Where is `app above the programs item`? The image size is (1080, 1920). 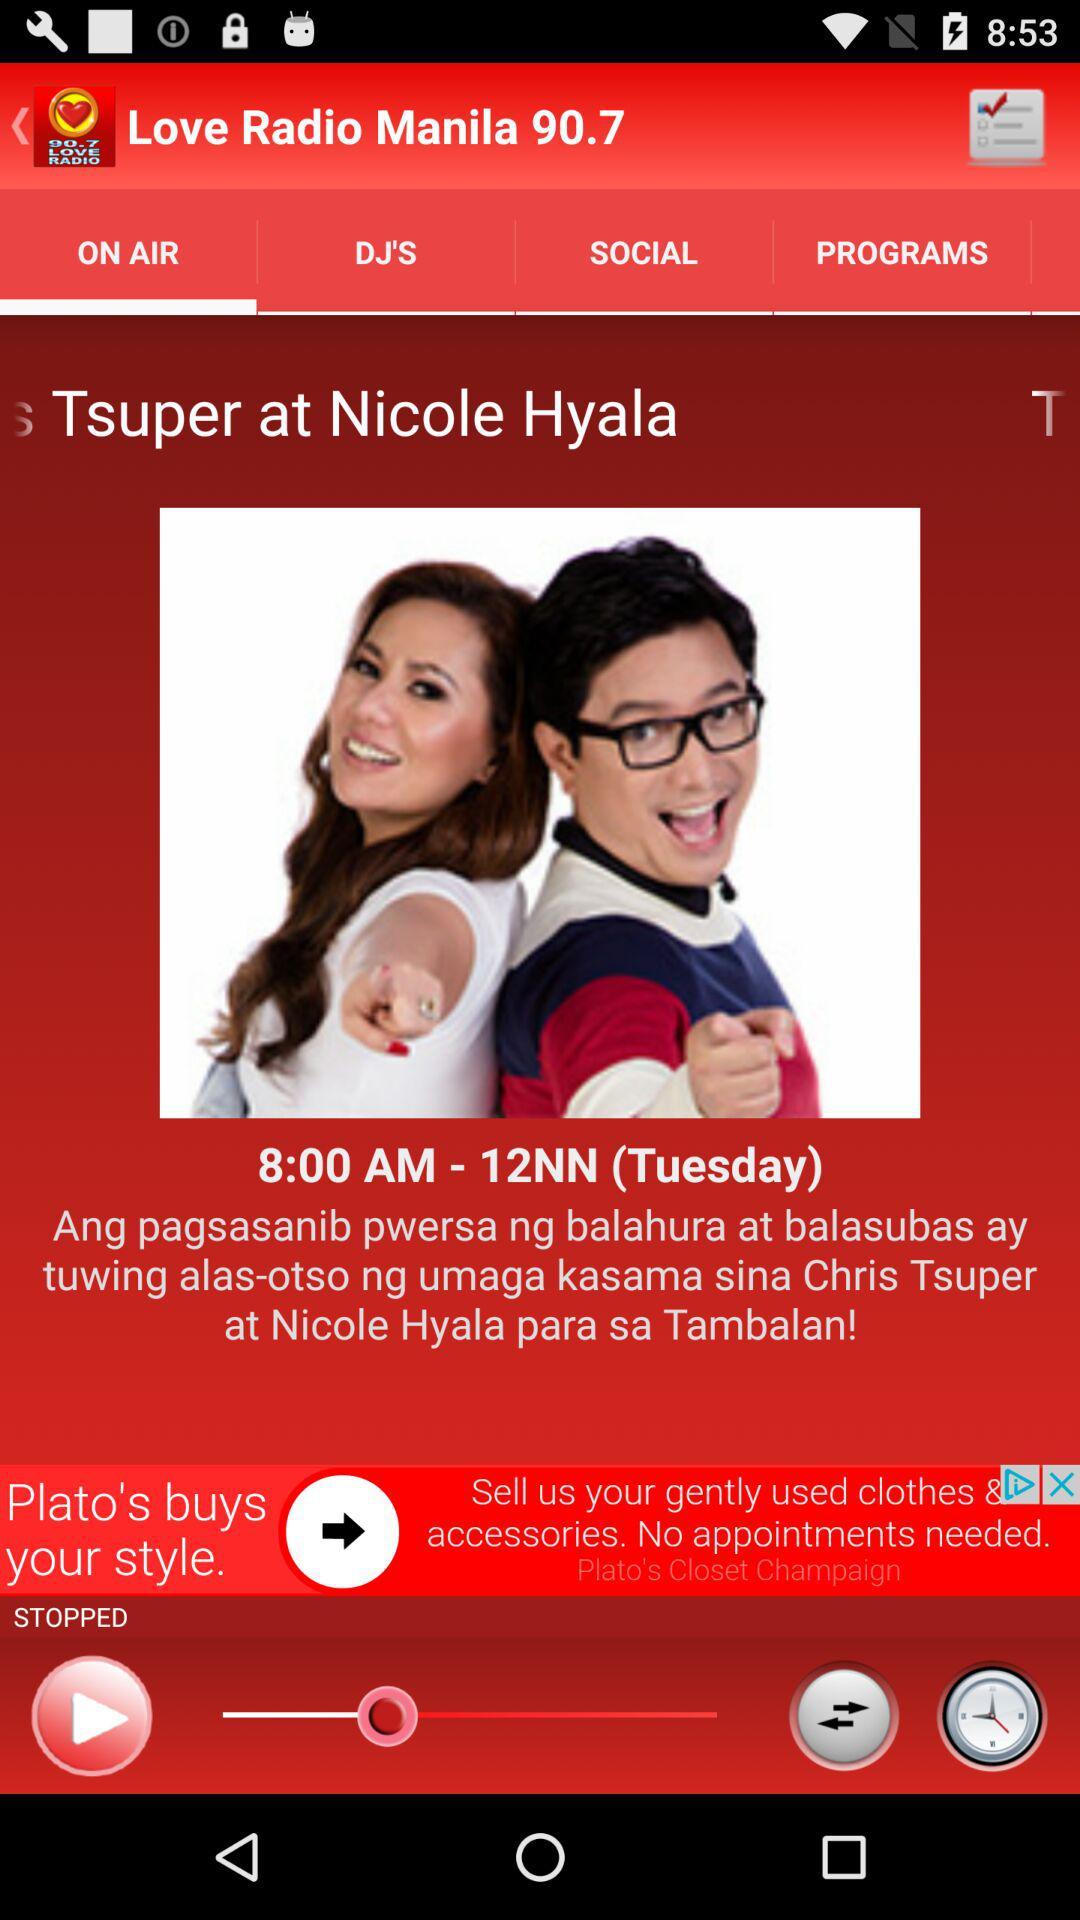 app above the programs item is located at coordinates (1006, 124).